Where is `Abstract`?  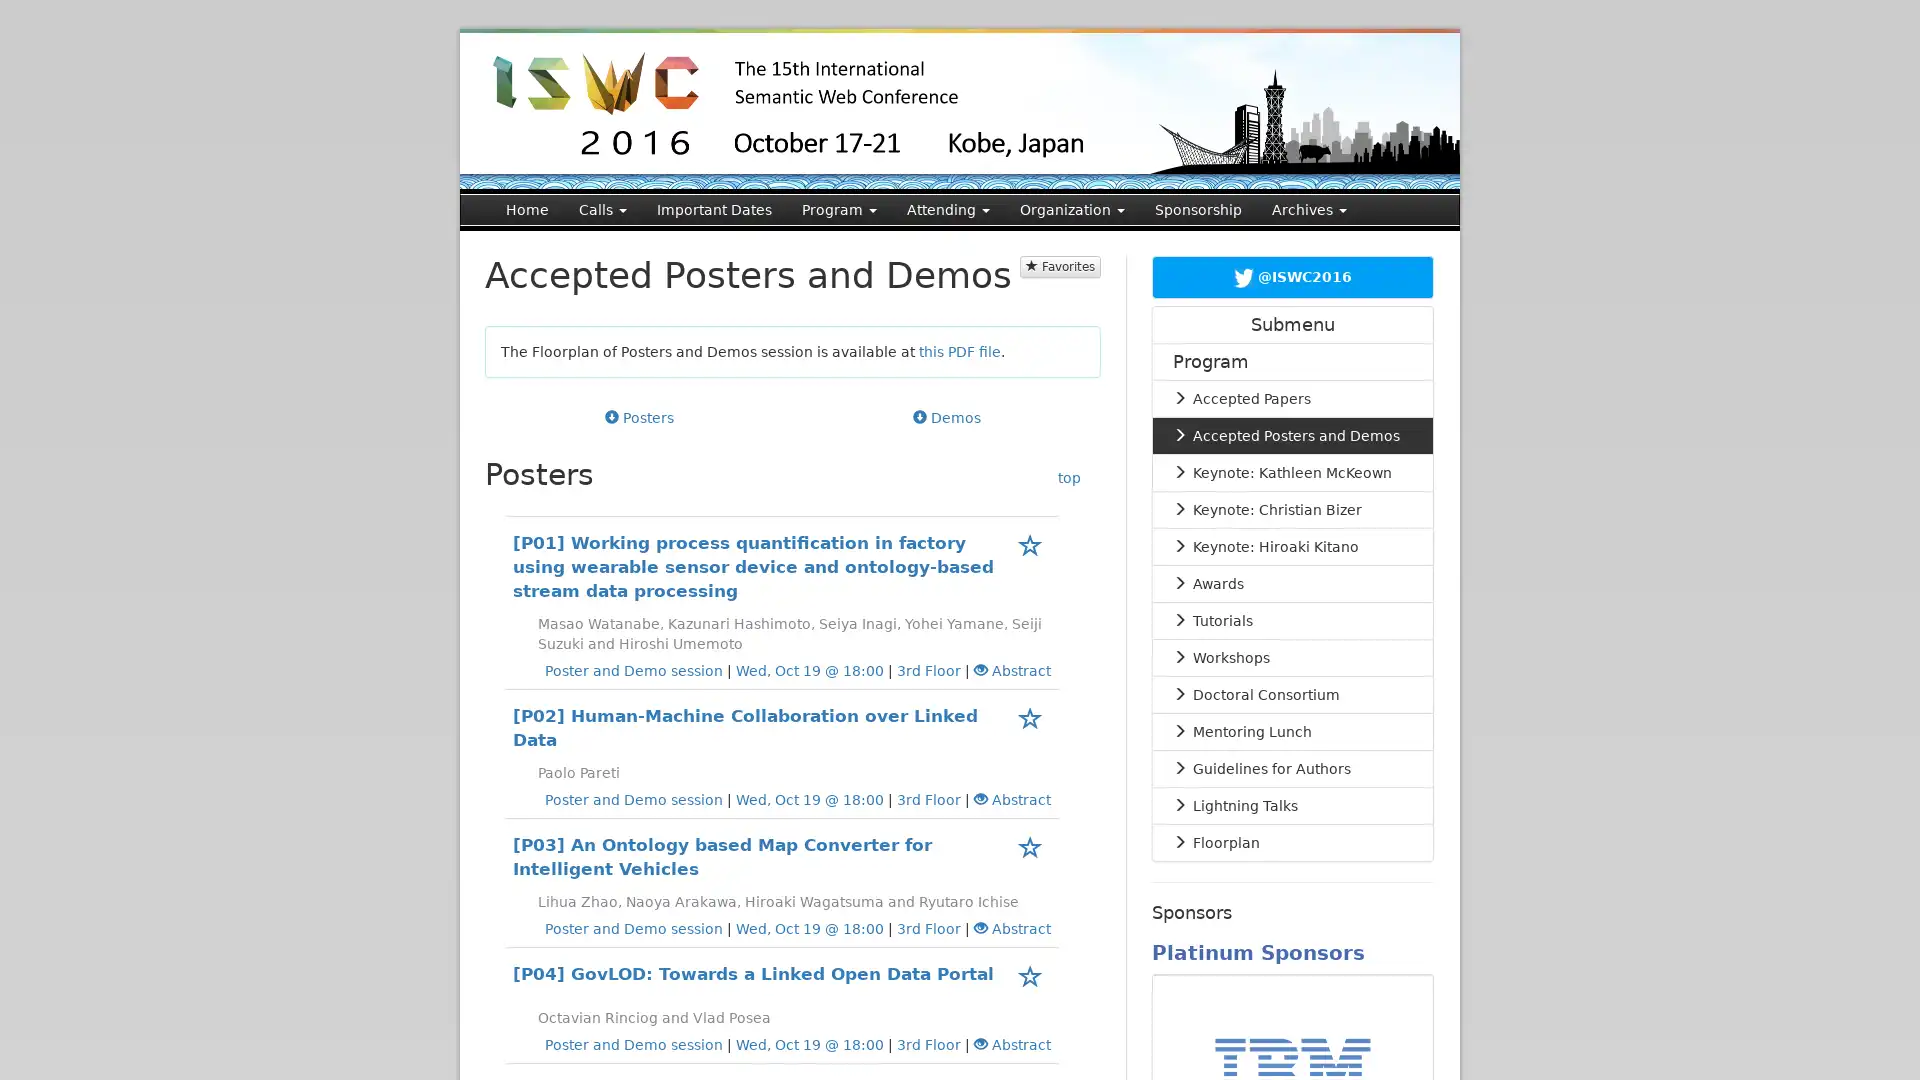
Abstract is located at coordinates (1012, 1044).